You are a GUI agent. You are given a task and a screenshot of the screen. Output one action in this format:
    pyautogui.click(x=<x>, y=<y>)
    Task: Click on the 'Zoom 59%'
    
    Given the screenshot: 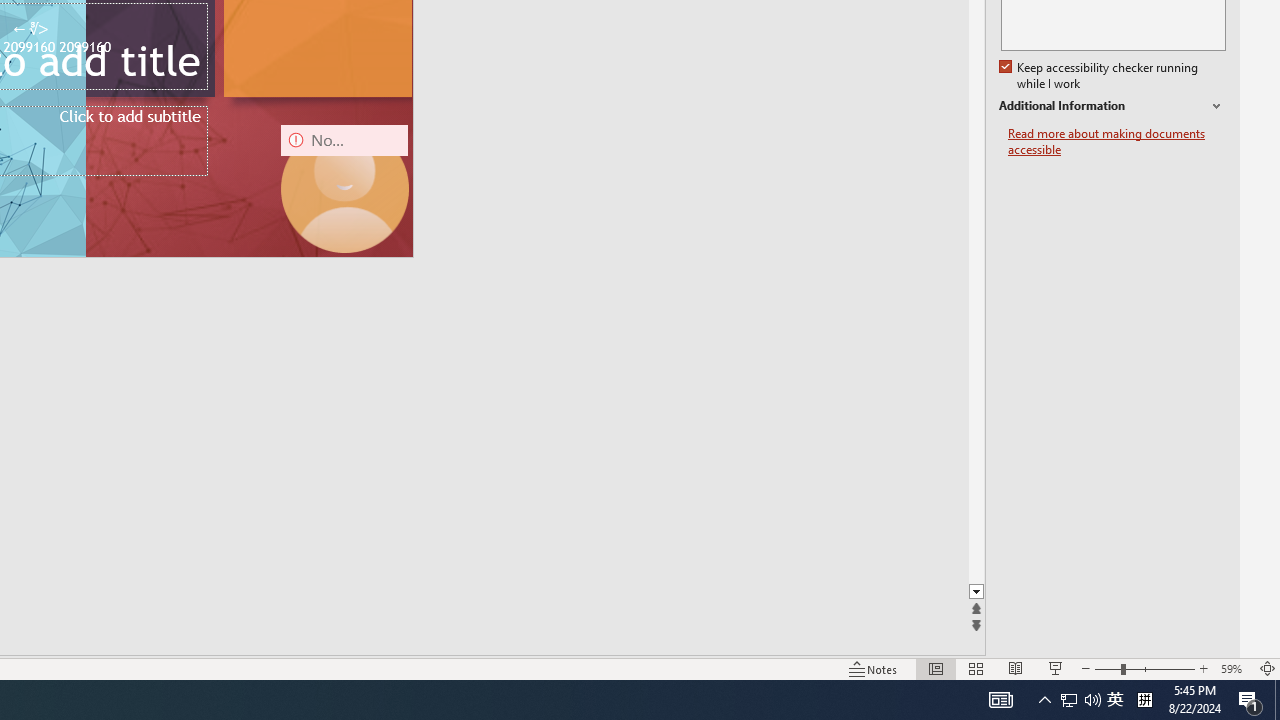 What is the action you would take?
    pyautogui.click(x=1233, y=669)
    